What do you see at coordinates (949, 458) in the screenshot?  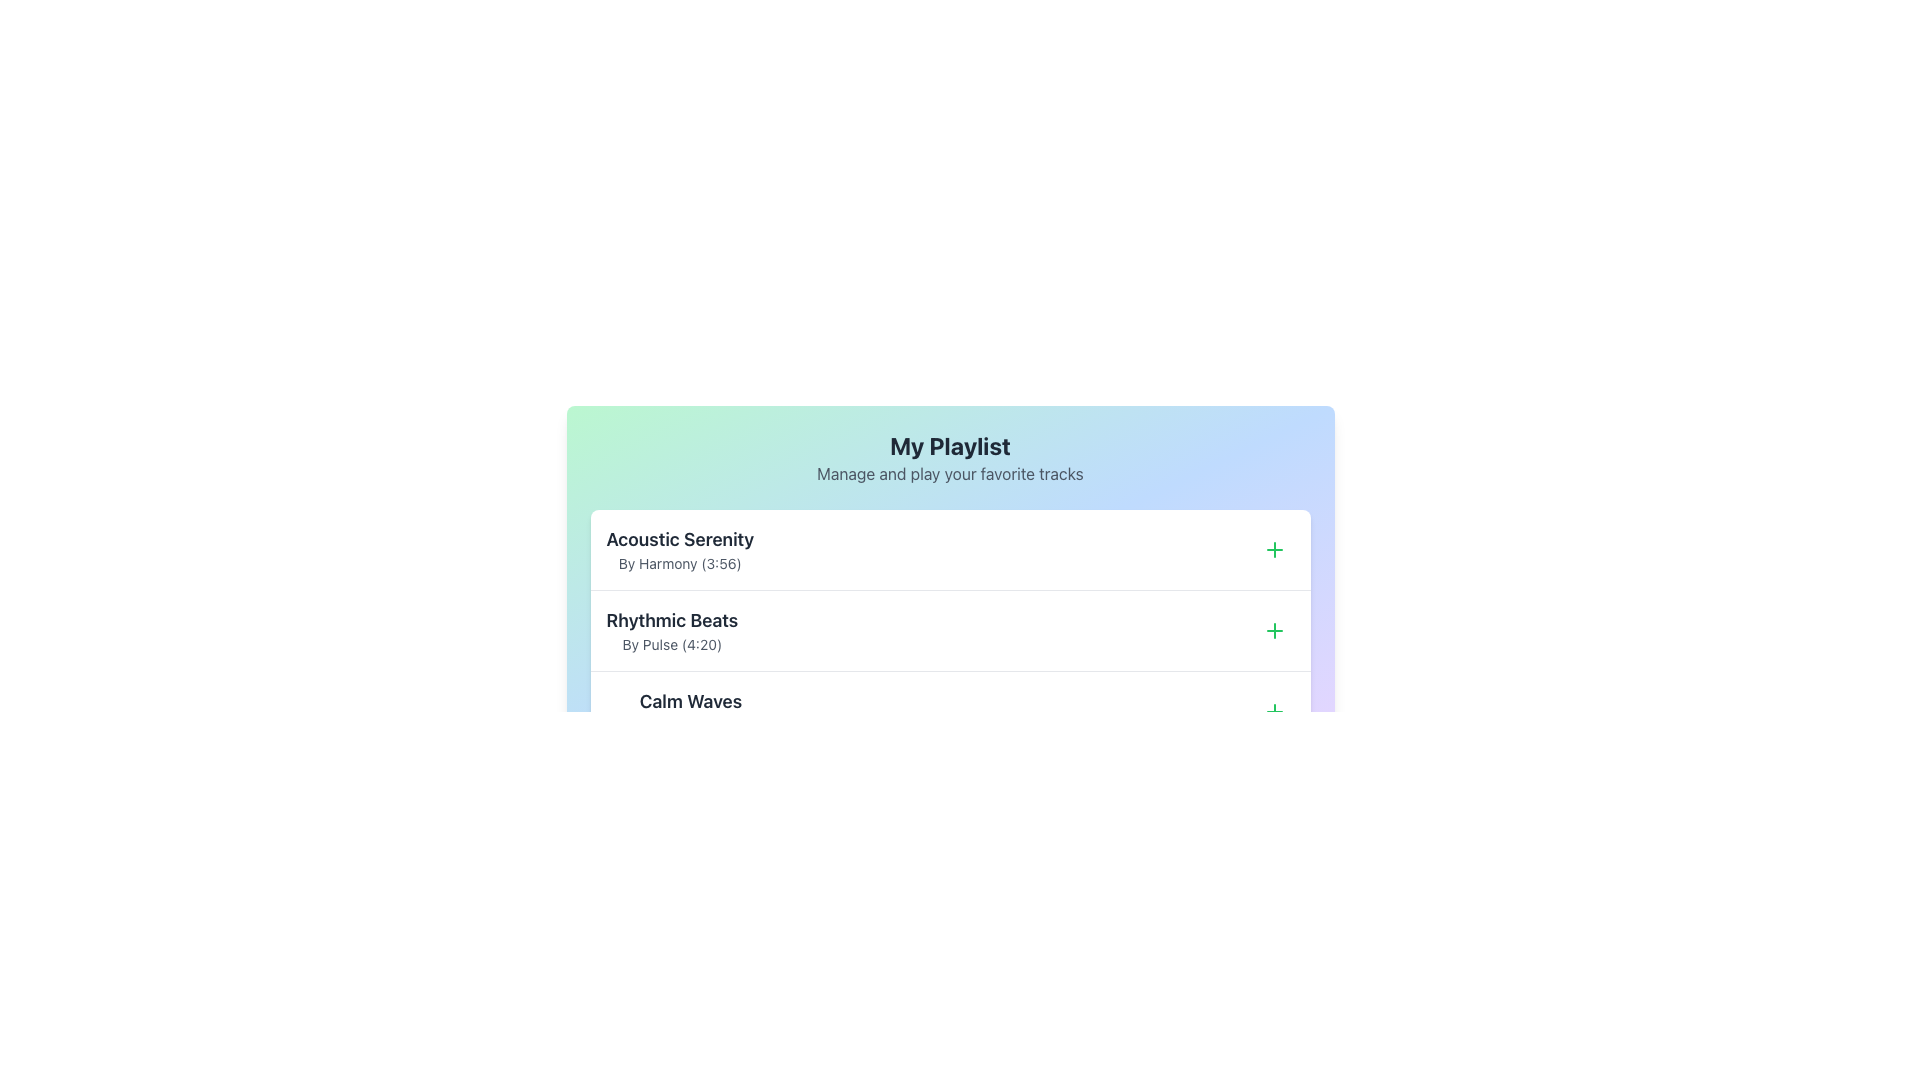 I see `text content of the Text Block titled 'My Playlist' that contains a subtitle 'Manage and play your favorite tracks', which is center-aligned and located at the top of a gradient background section` at bounding box center [949, 458].